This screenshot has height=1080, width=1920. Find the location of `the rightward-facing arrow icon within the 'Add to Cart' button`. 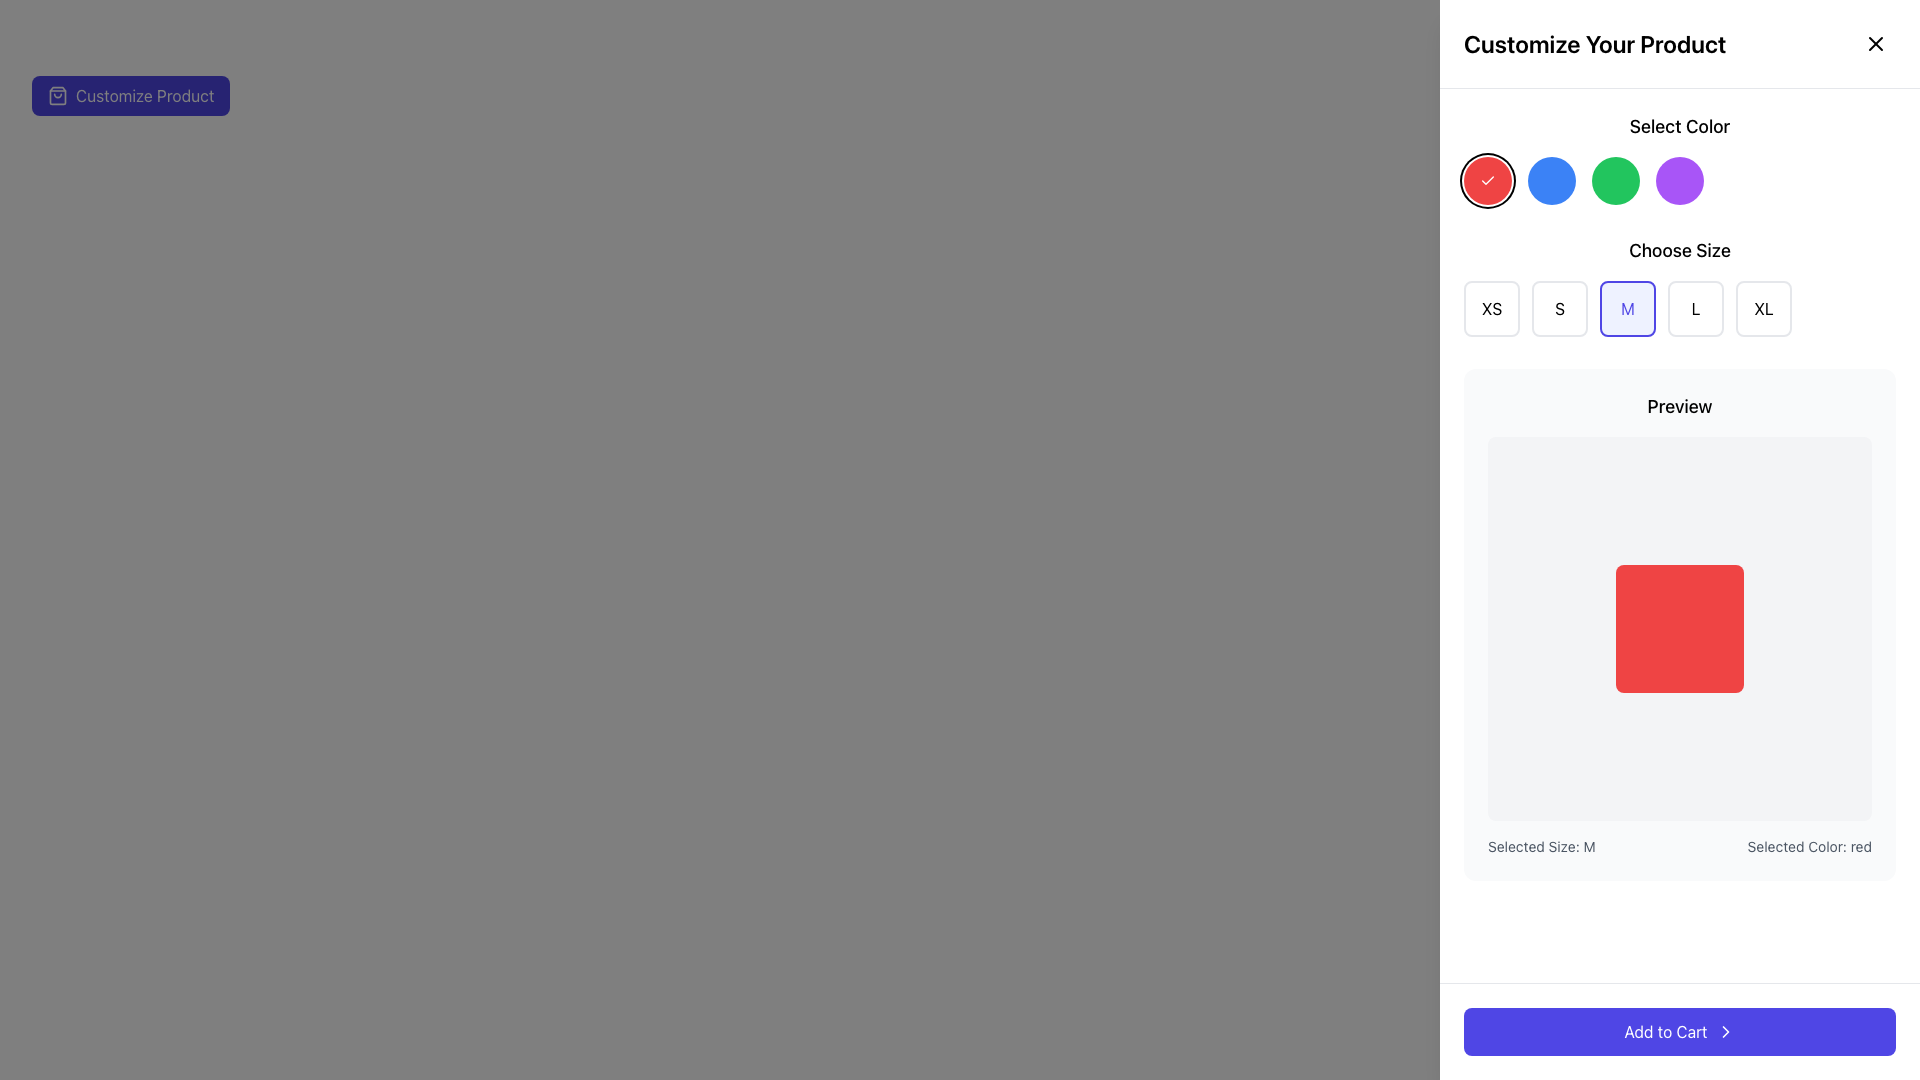

the rightward-facing arrow icon within the 'Add to Cart' button is located at coordinates (1724, 1032).